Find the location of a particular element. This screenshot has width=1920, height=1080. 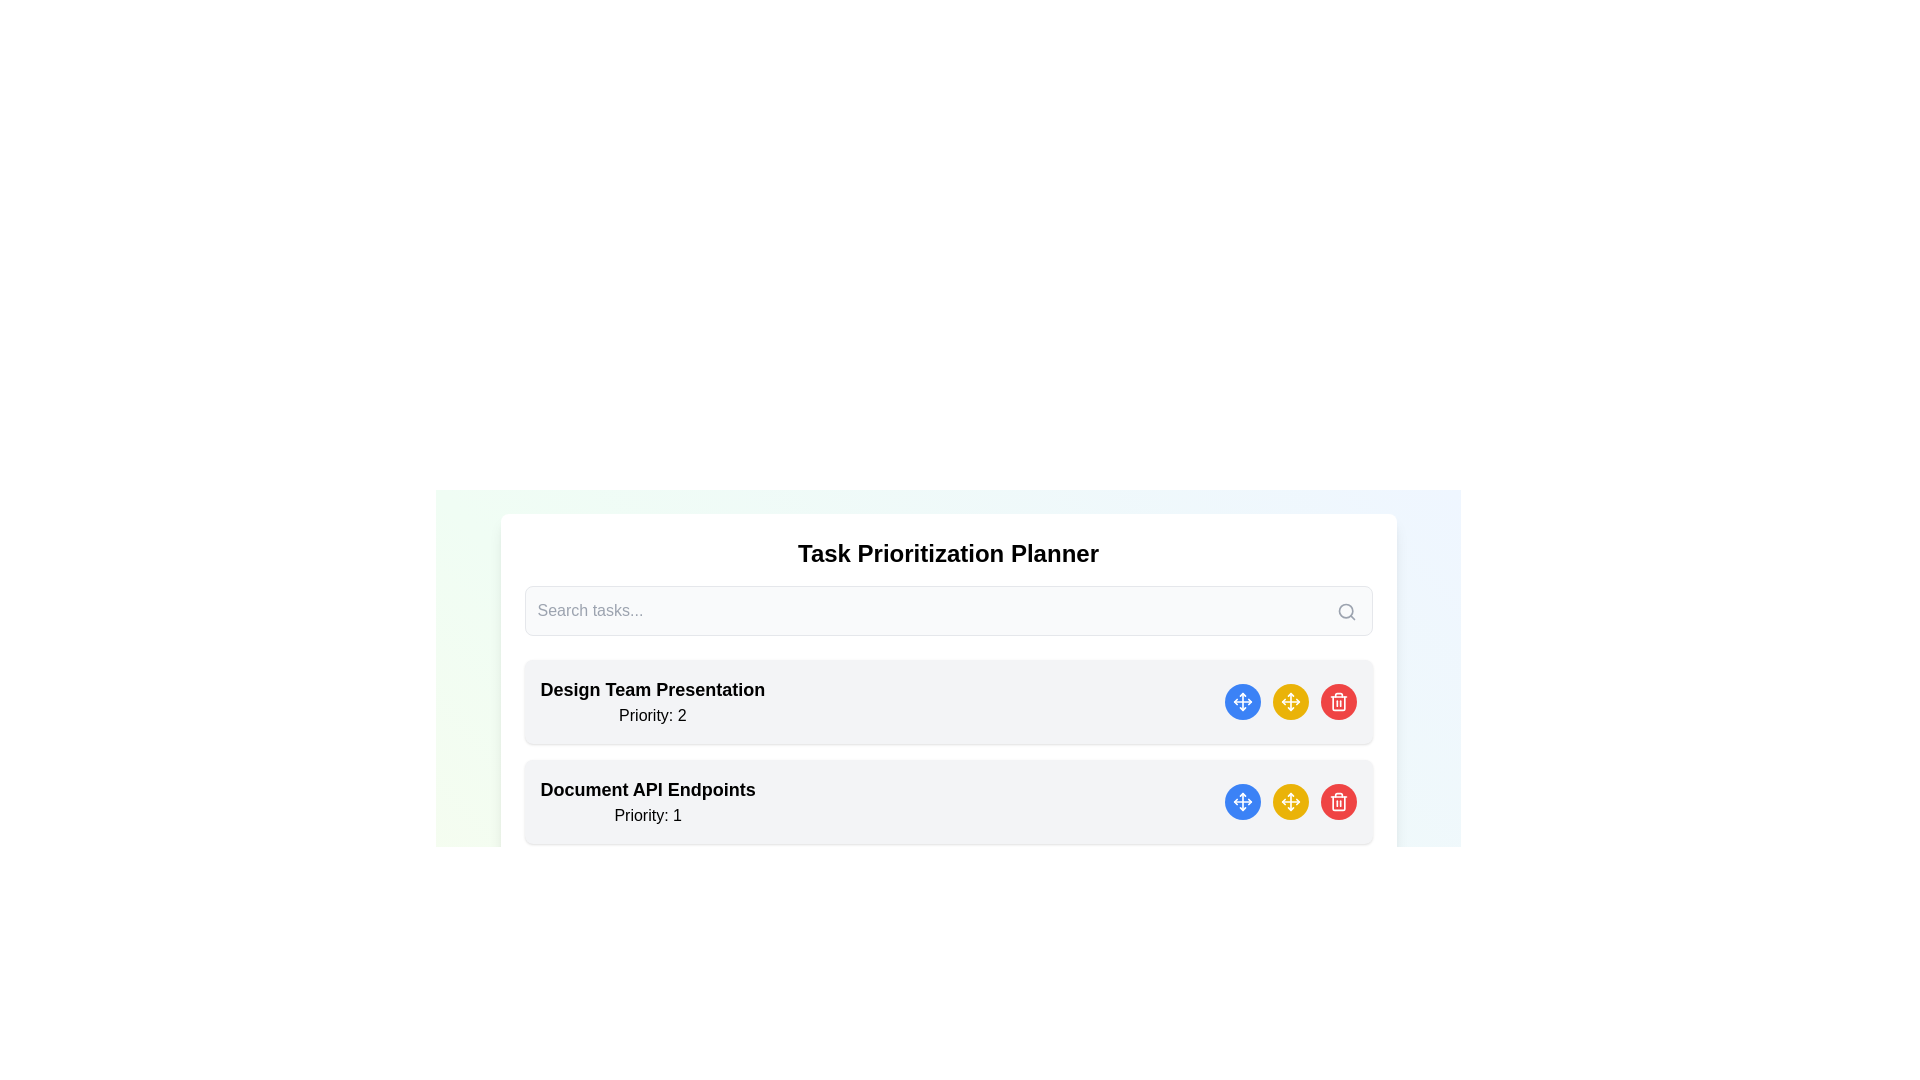

the middle circular button located at the bottom right corner of the card labeled 'Document API Endpoints Priority: 1' to trigger the hover effect is located at coordinates (1290, 801).